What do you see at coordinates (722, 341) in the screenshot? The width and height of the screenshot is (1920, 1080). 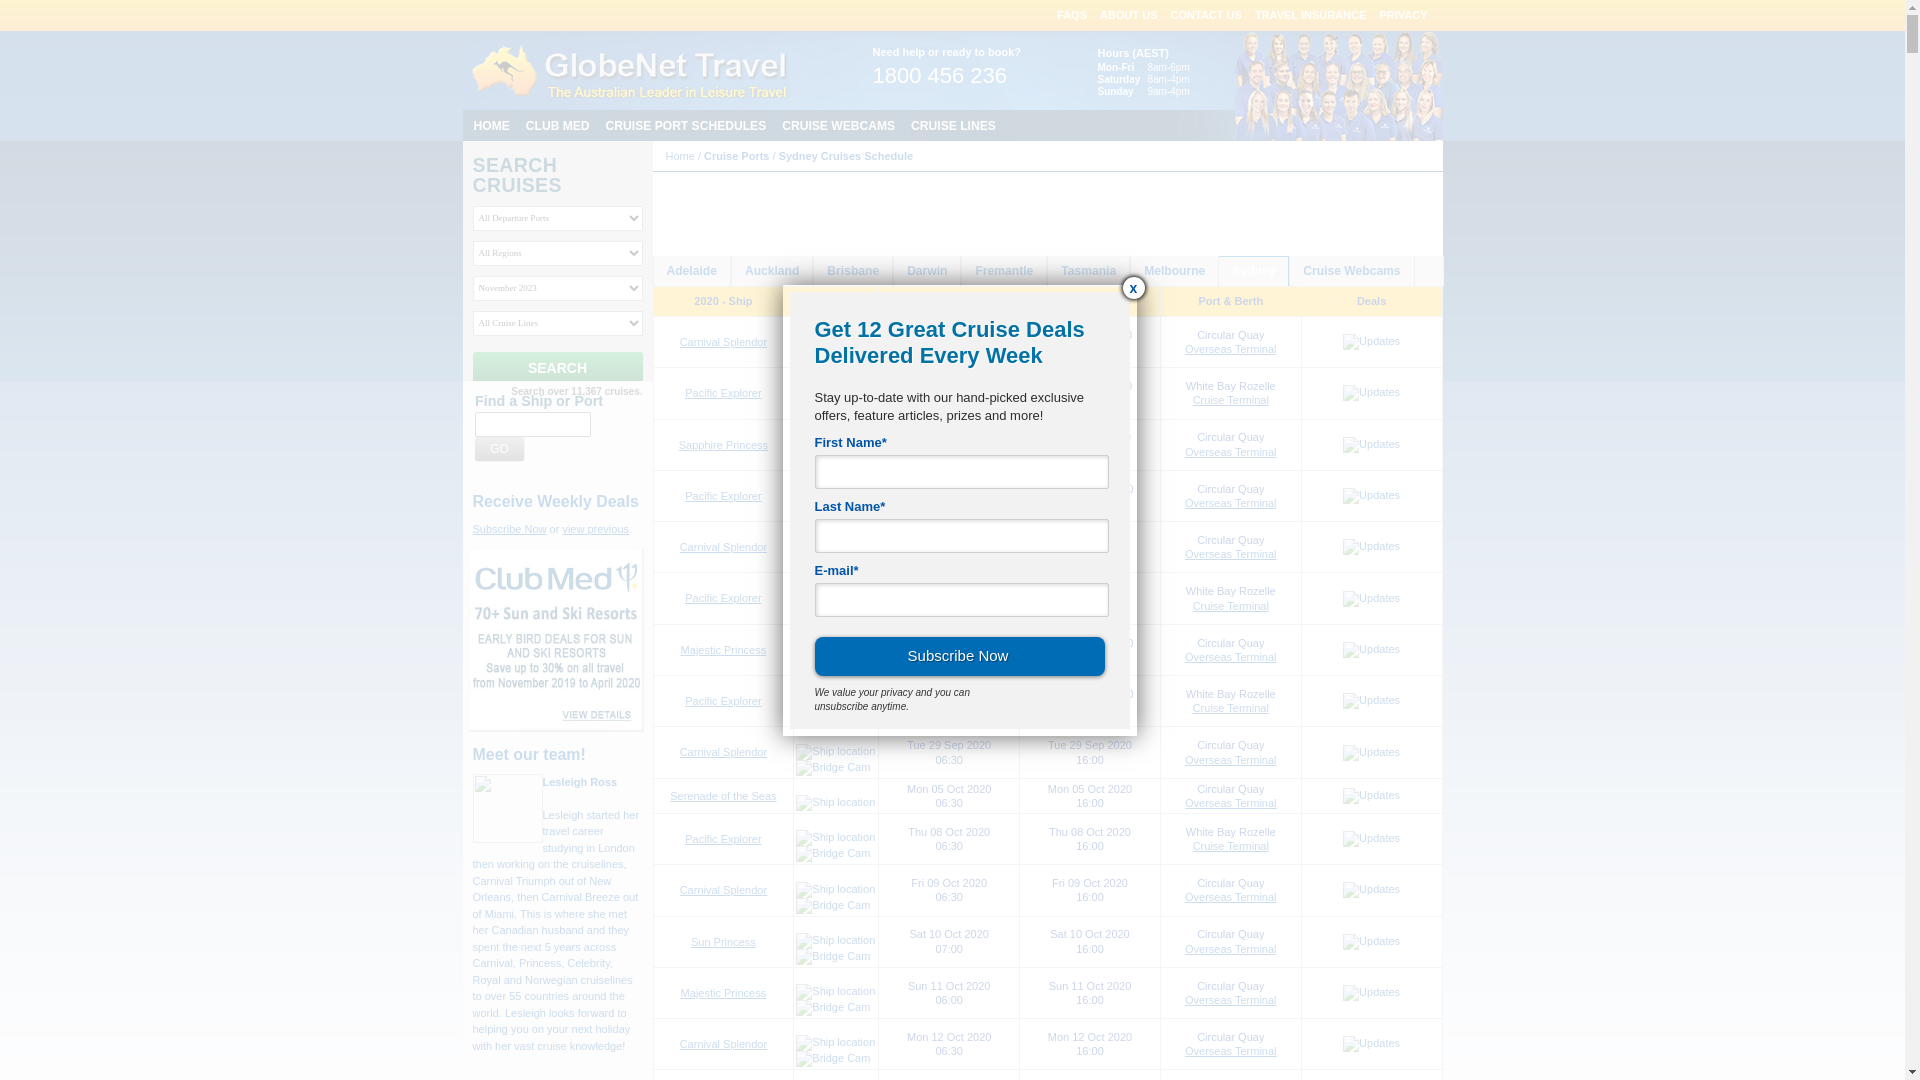 I see `'Carnival Splendor'` at bounding box center [722, 341].